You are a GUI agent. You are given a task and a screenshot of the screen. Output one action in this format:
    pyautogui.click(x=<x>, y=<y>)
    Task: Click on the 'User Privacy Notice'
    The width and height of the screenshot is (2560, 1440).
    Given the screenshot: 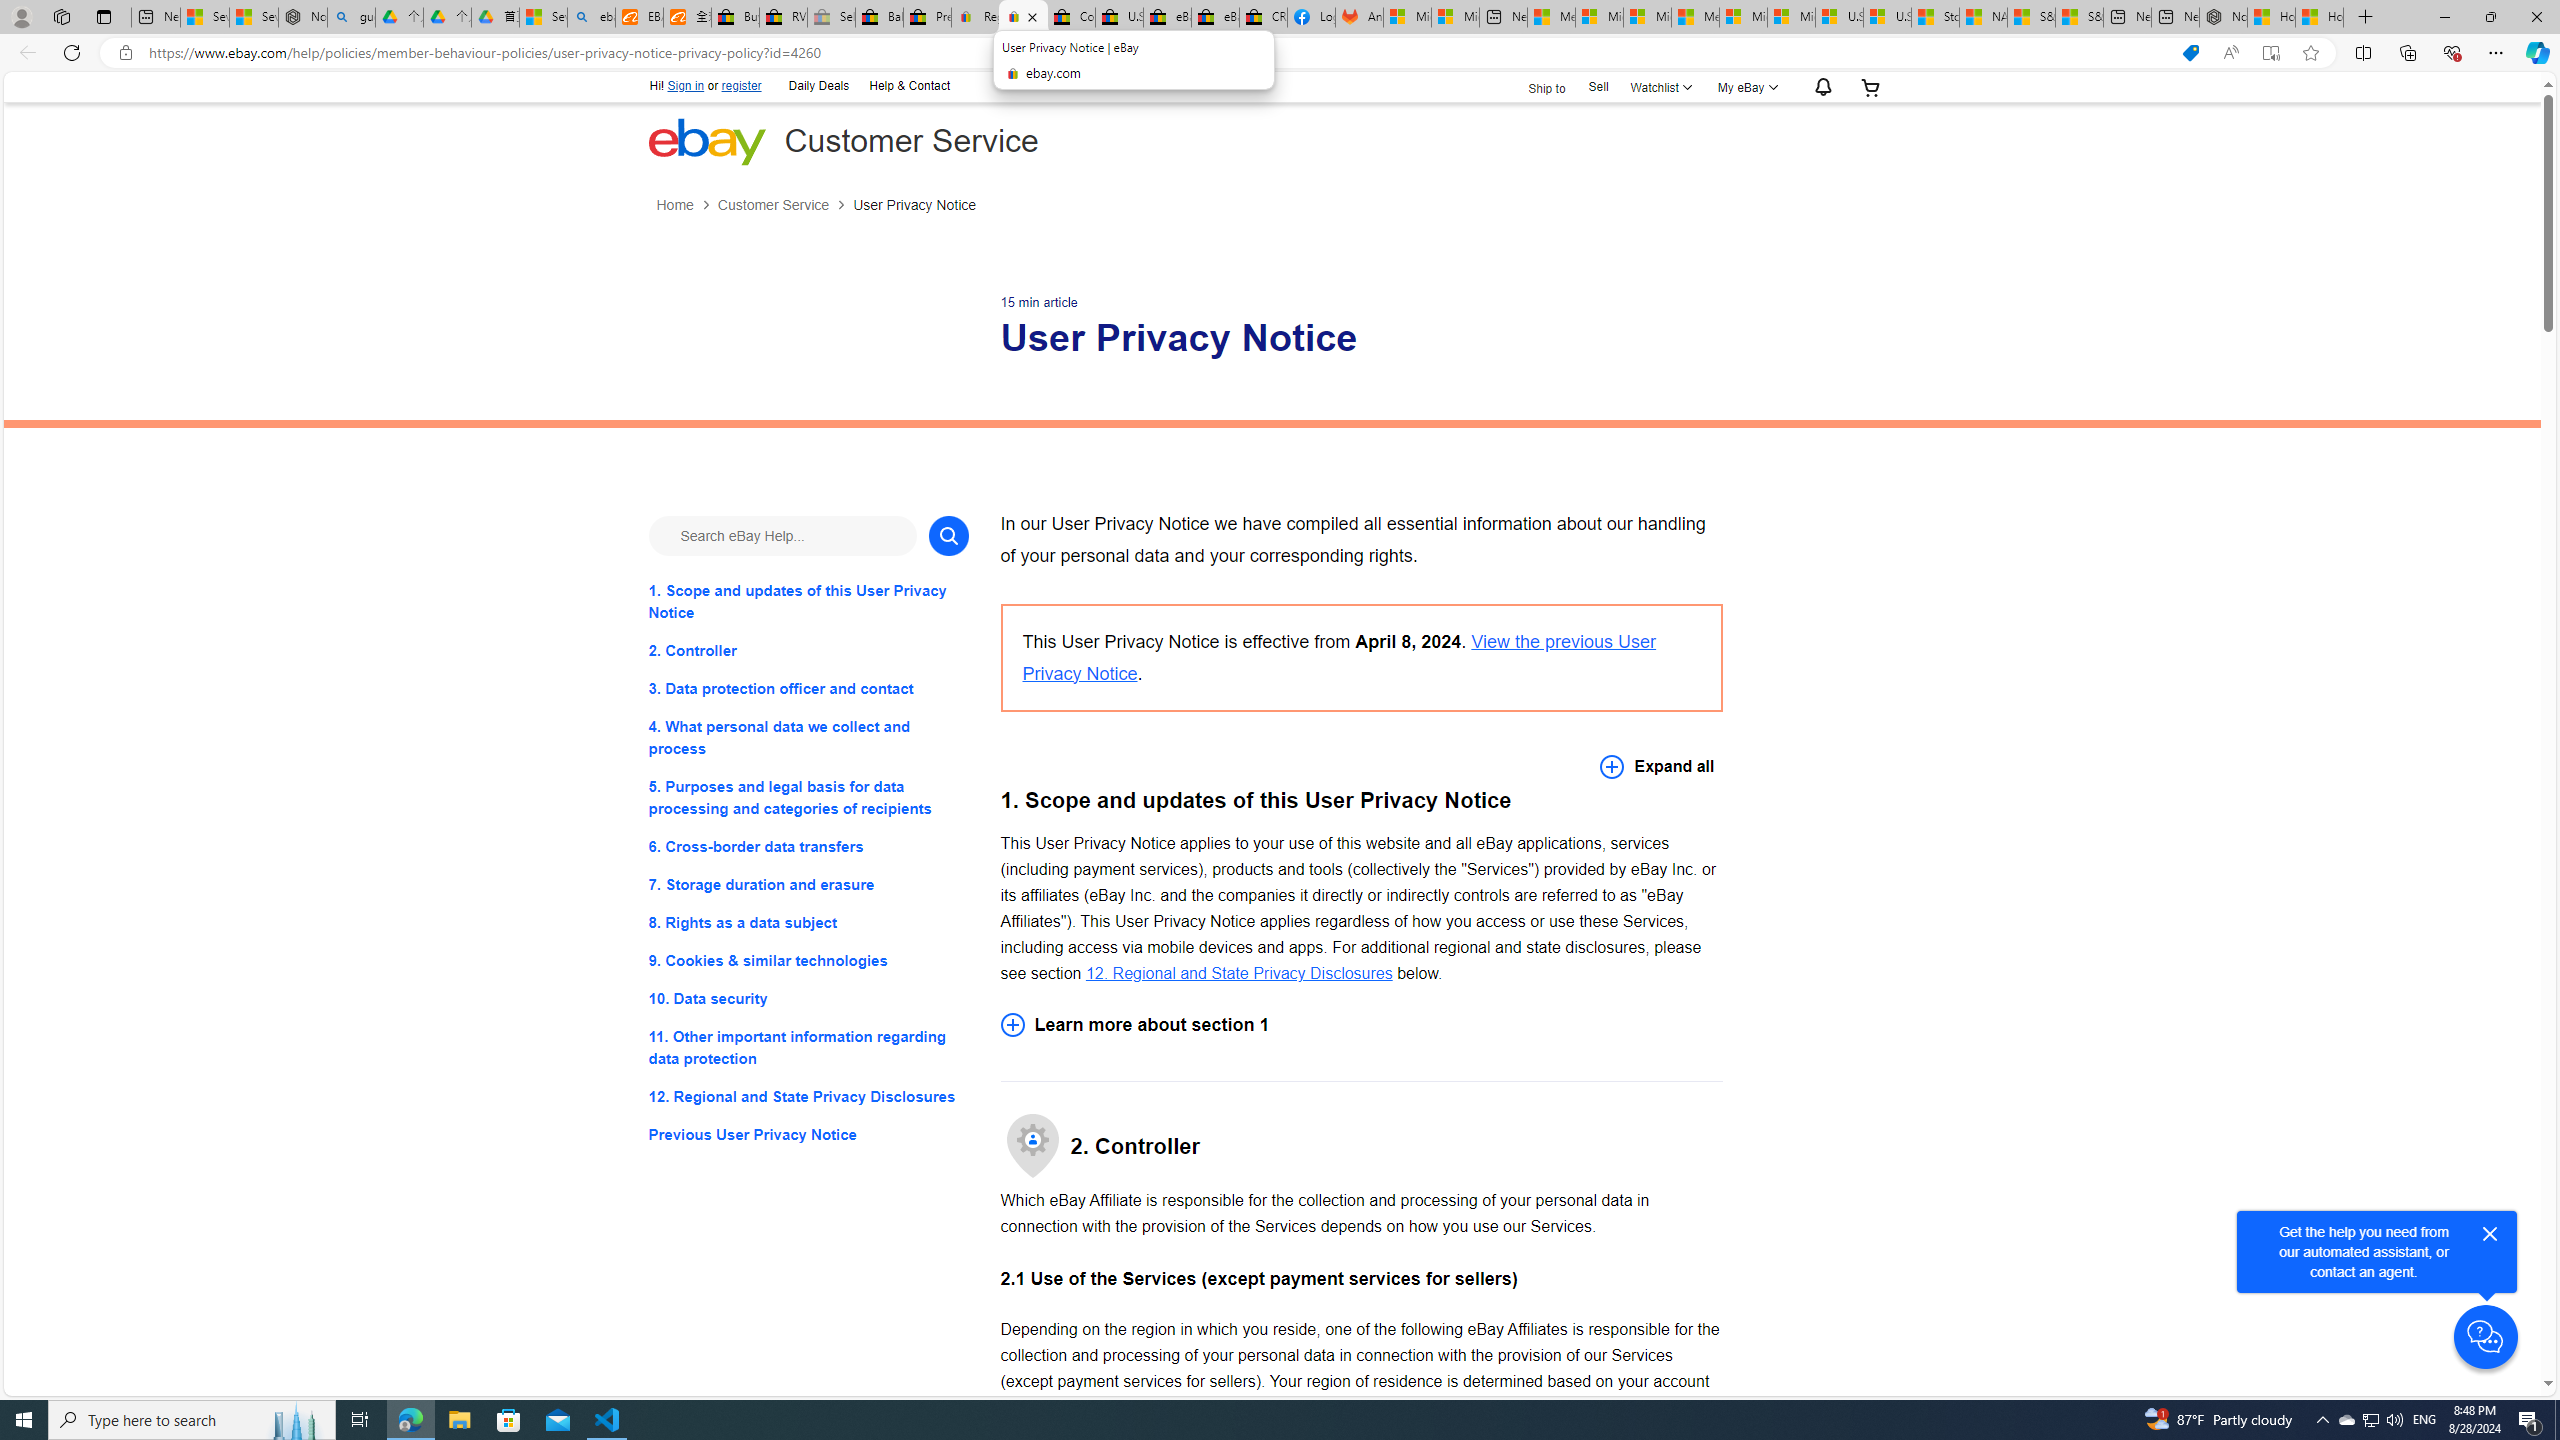 What is the action you would take?
    pyautogui.click(x=914, y=204)
    